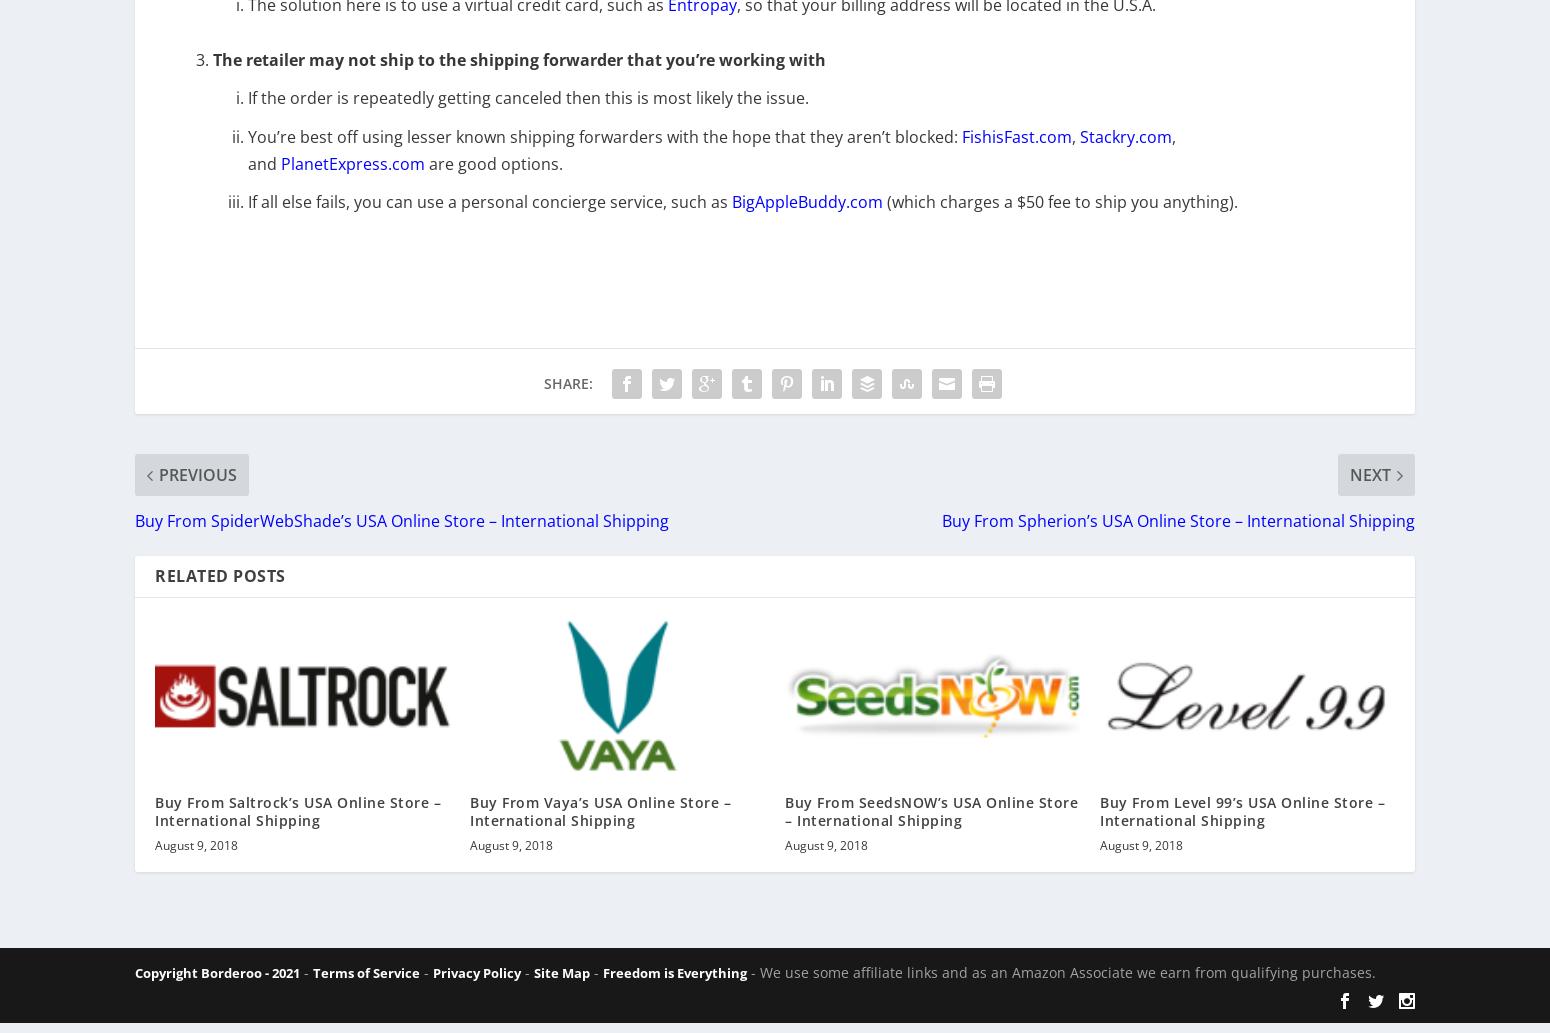  What do you see at coordinates (1016, 149) in the screenshot?
I see `'FishisFast.com'` at bounding box center [1016, 149].